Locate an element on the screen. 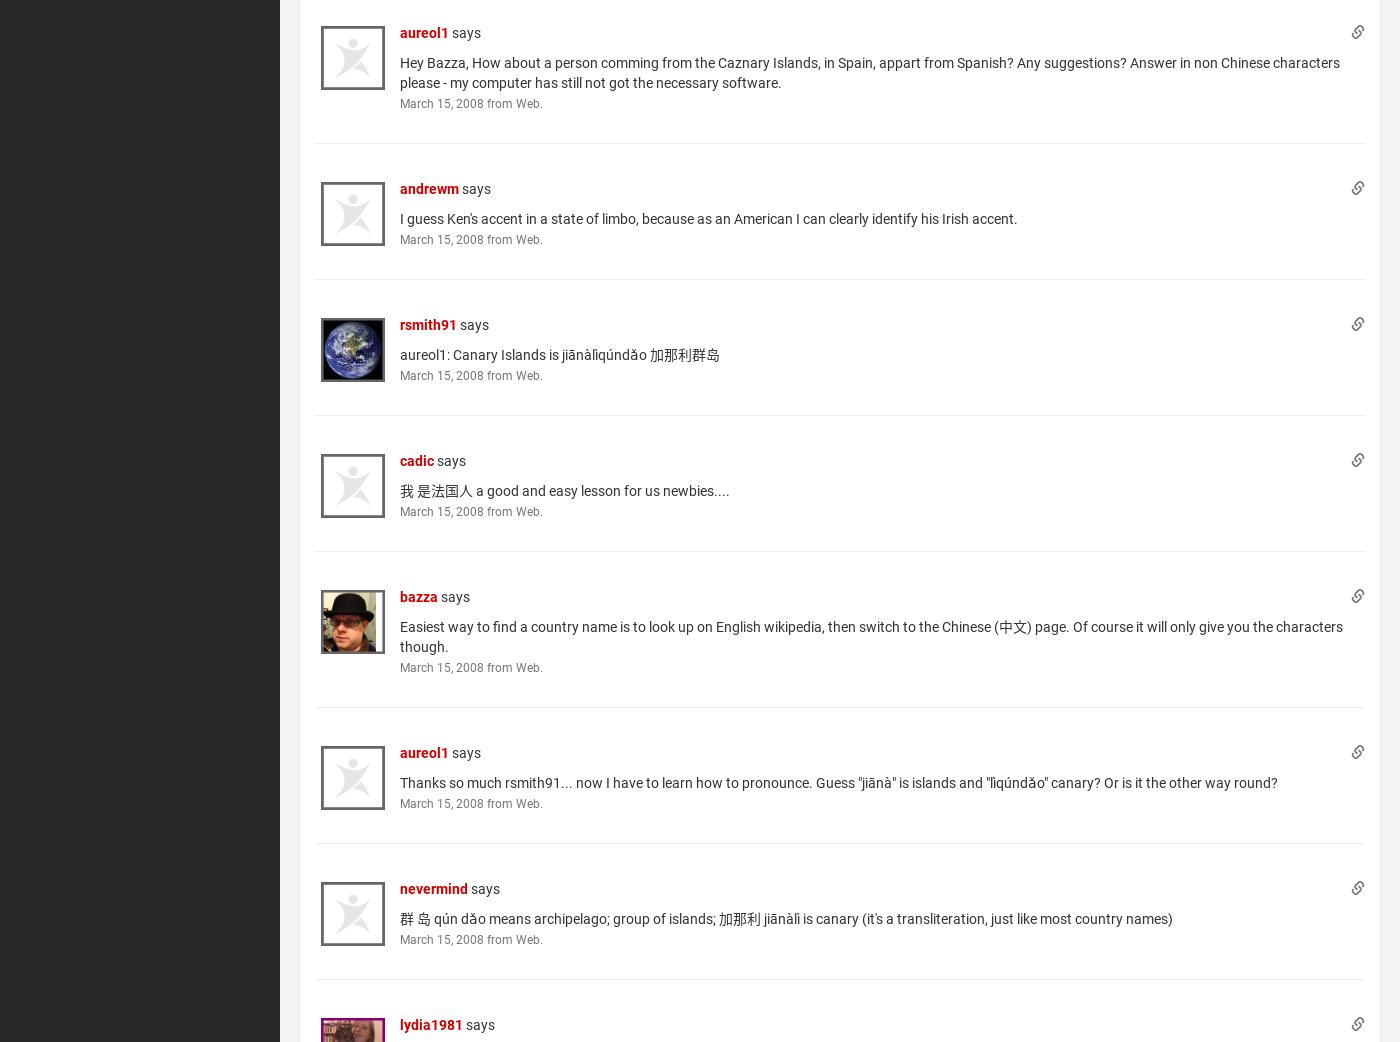 This screenshot has width=1400, height=1042. 'bazza' is located at coordinates (419, 595).